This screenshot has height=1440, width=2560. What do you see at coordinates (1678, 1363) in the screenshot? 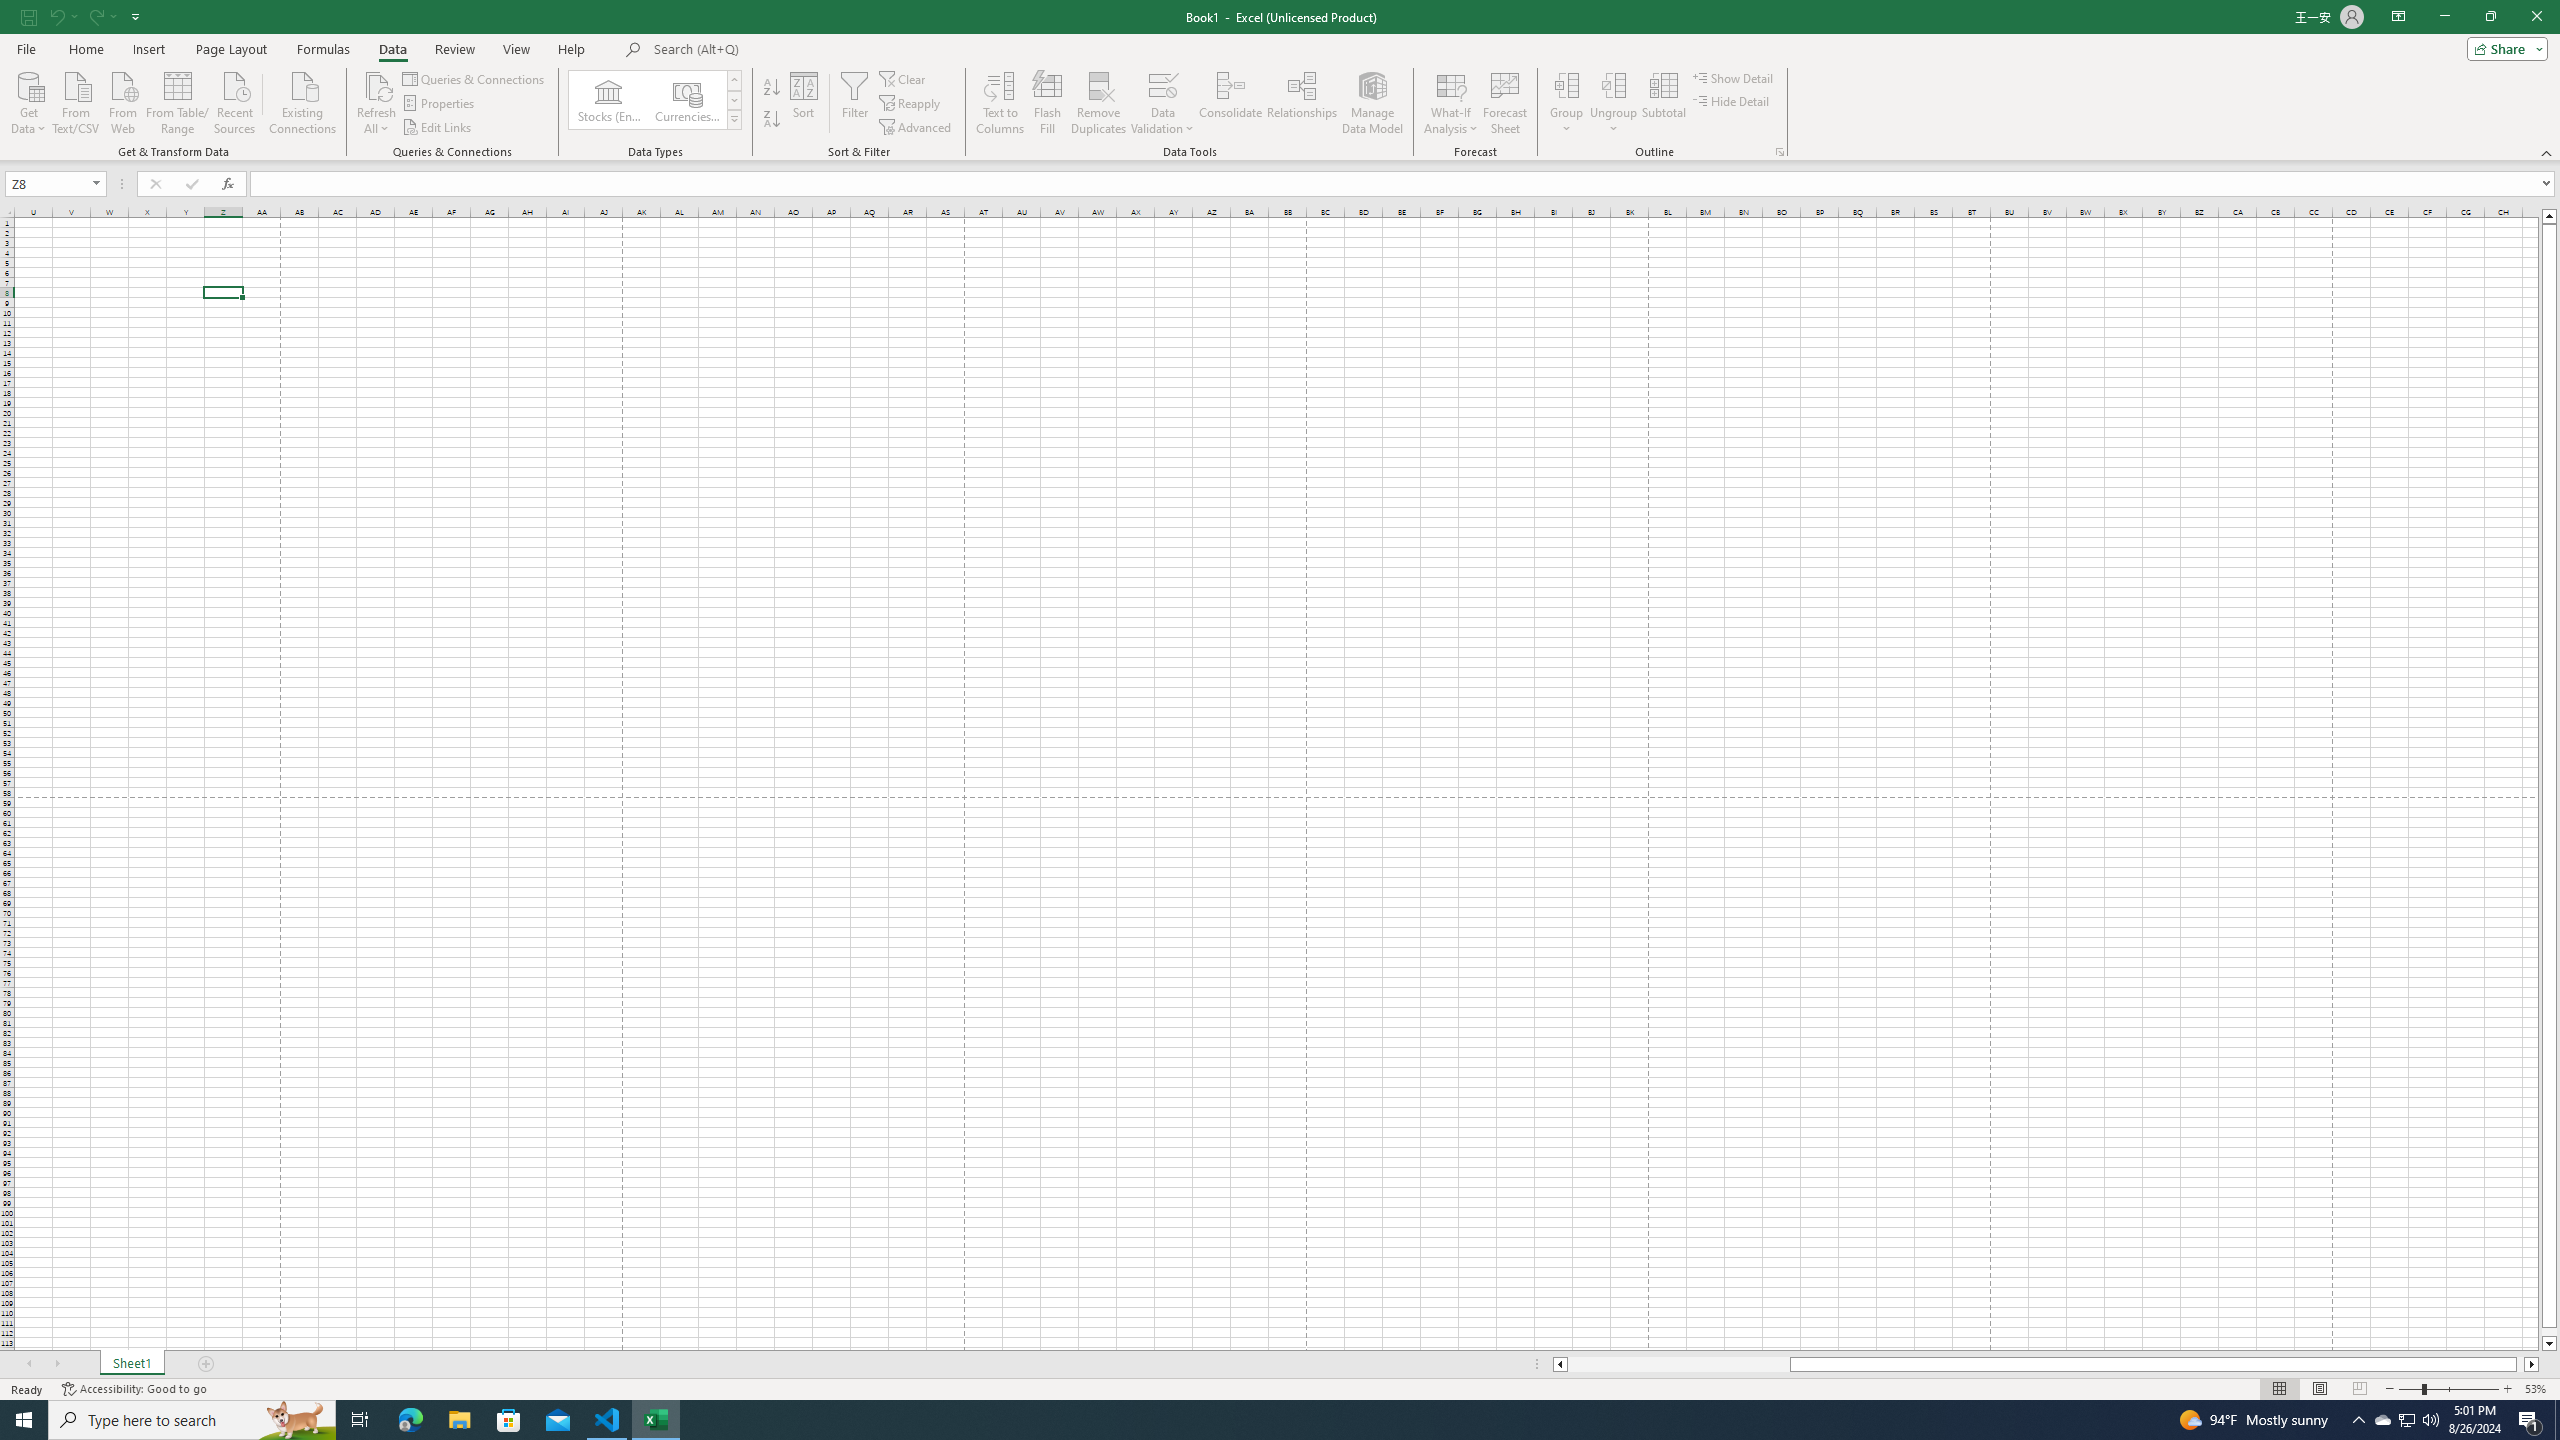
I see `'Page left'` at bounding box center [1678, 1363].